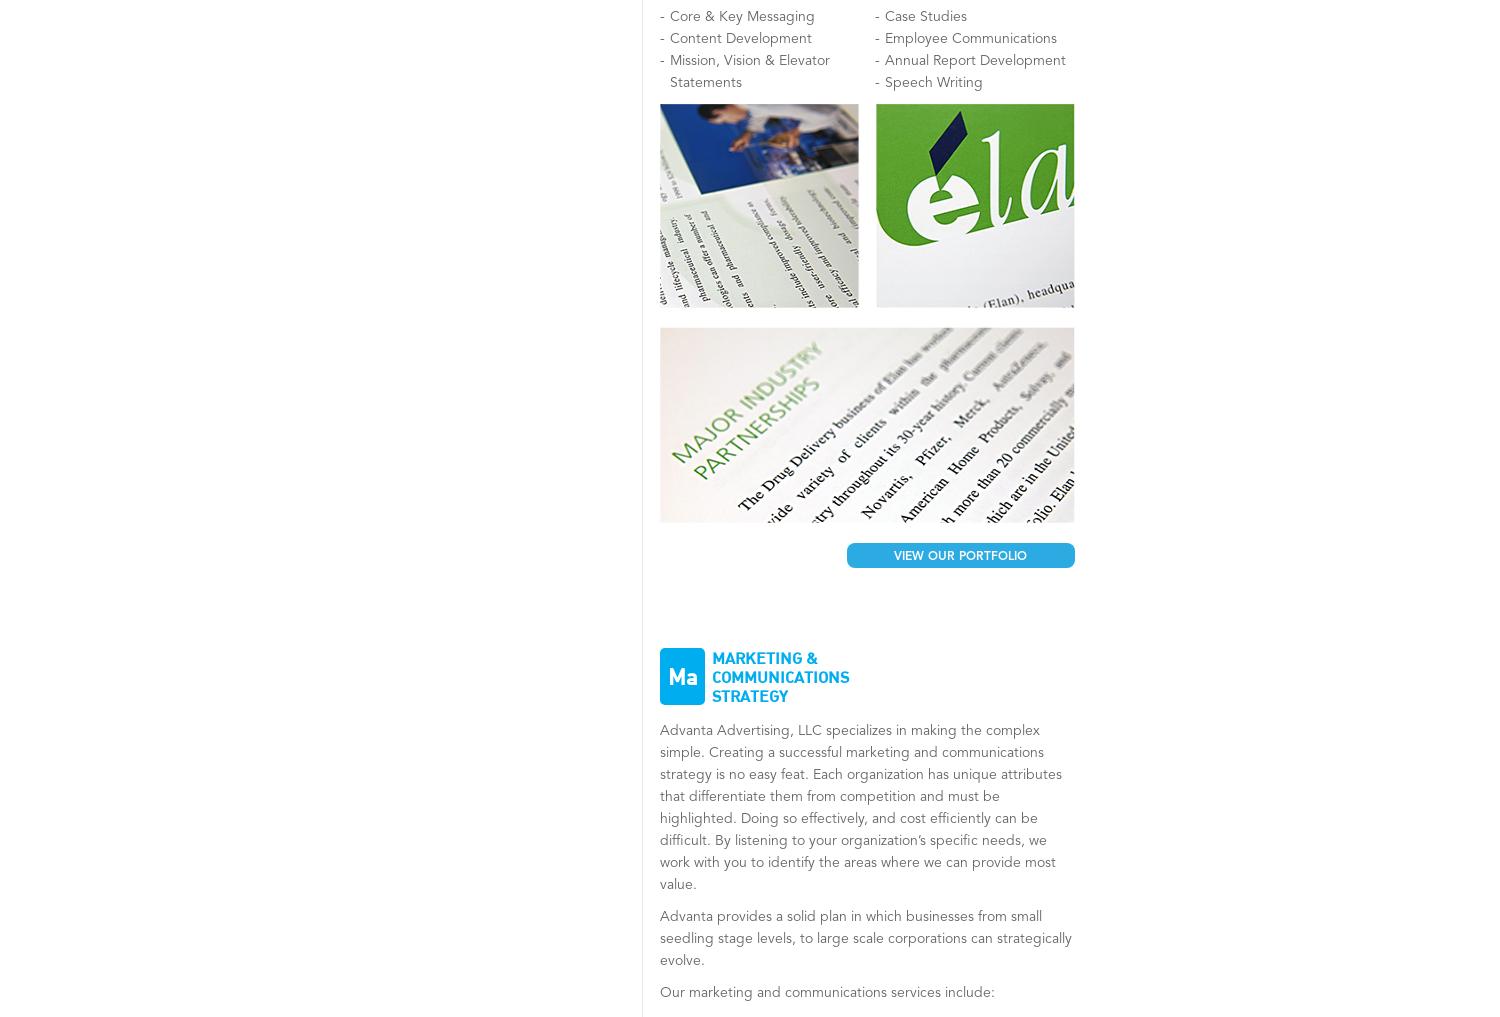  Describe the element at coordinates (973, 61) in the screenshot. I see `'Annual Report Development'` at that location.